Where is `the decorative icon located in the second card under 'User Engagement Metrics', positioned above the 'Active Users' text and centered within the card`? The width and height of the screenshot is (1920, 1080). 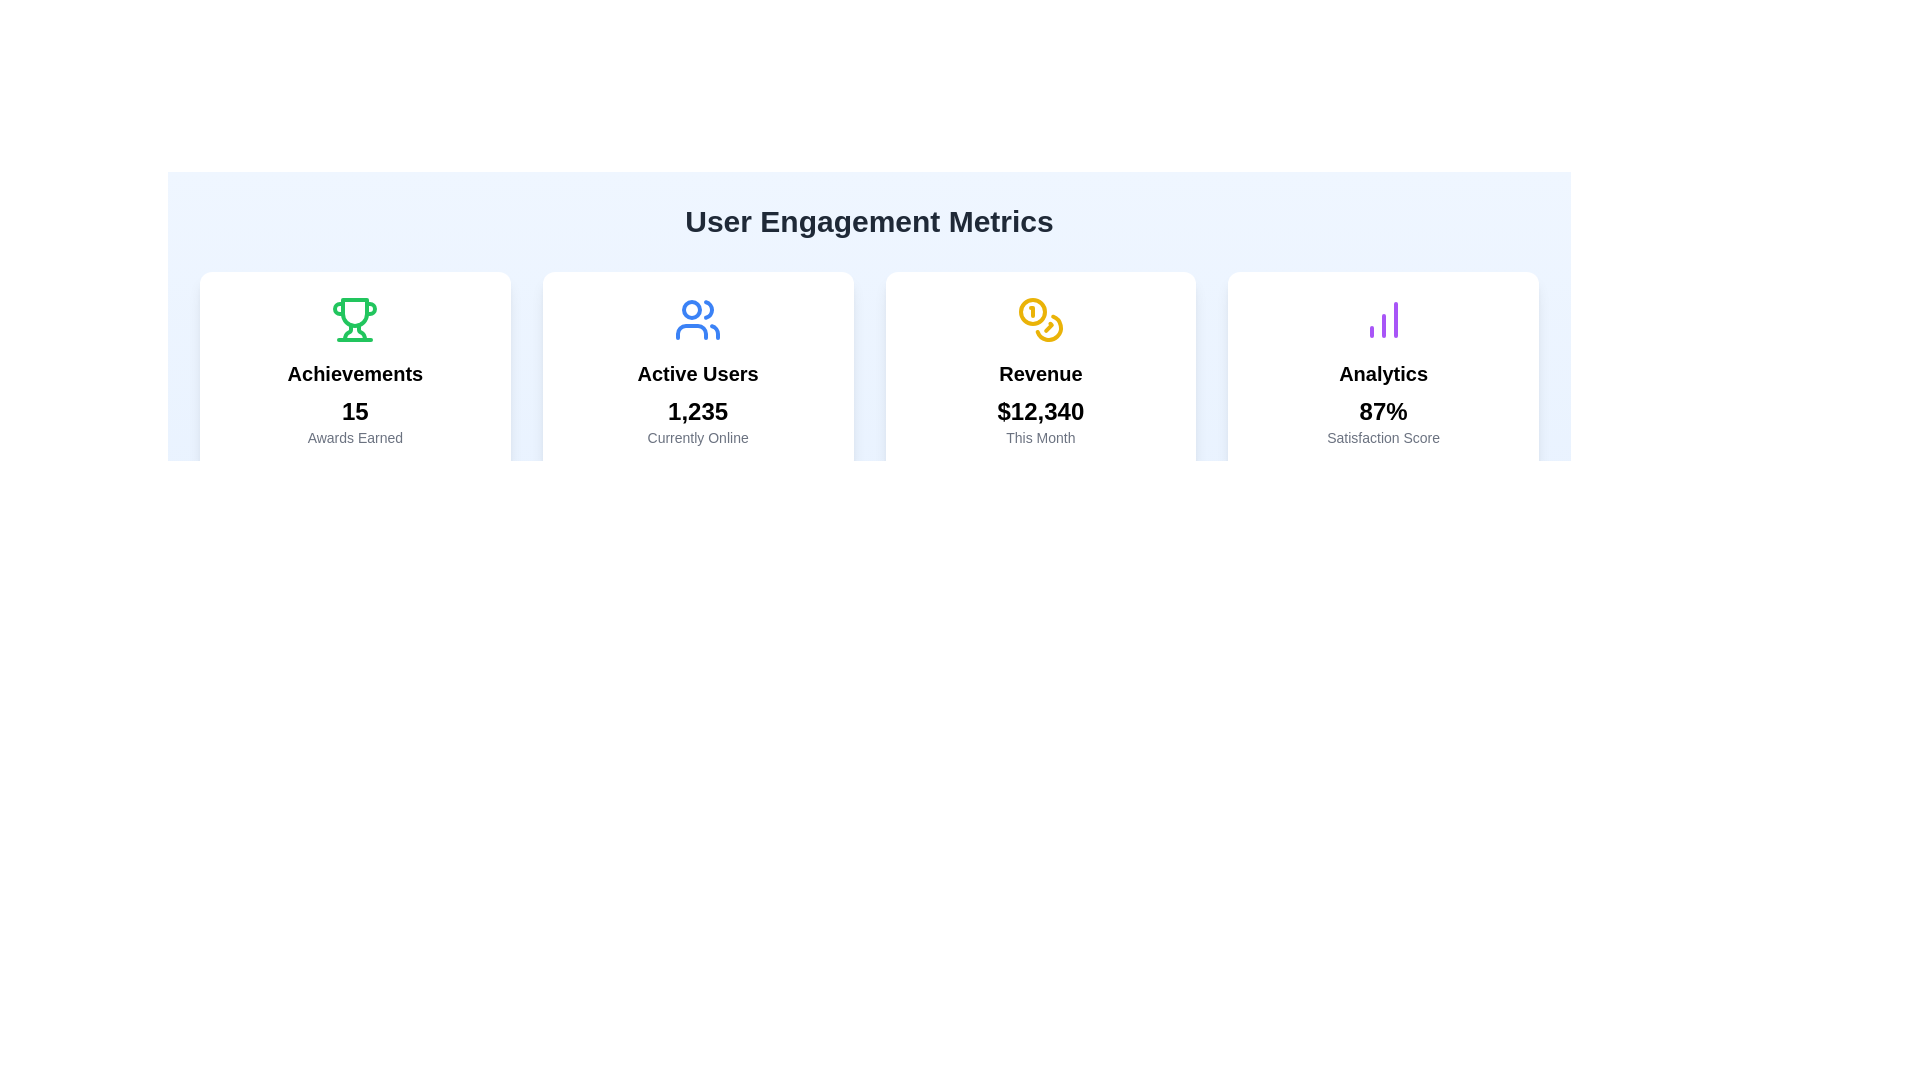
the decorative icon located in the second card under 'User Engagement Metrics', positioned above the 'Active Users' text and centered within the card is located at coordinates (698, 319).